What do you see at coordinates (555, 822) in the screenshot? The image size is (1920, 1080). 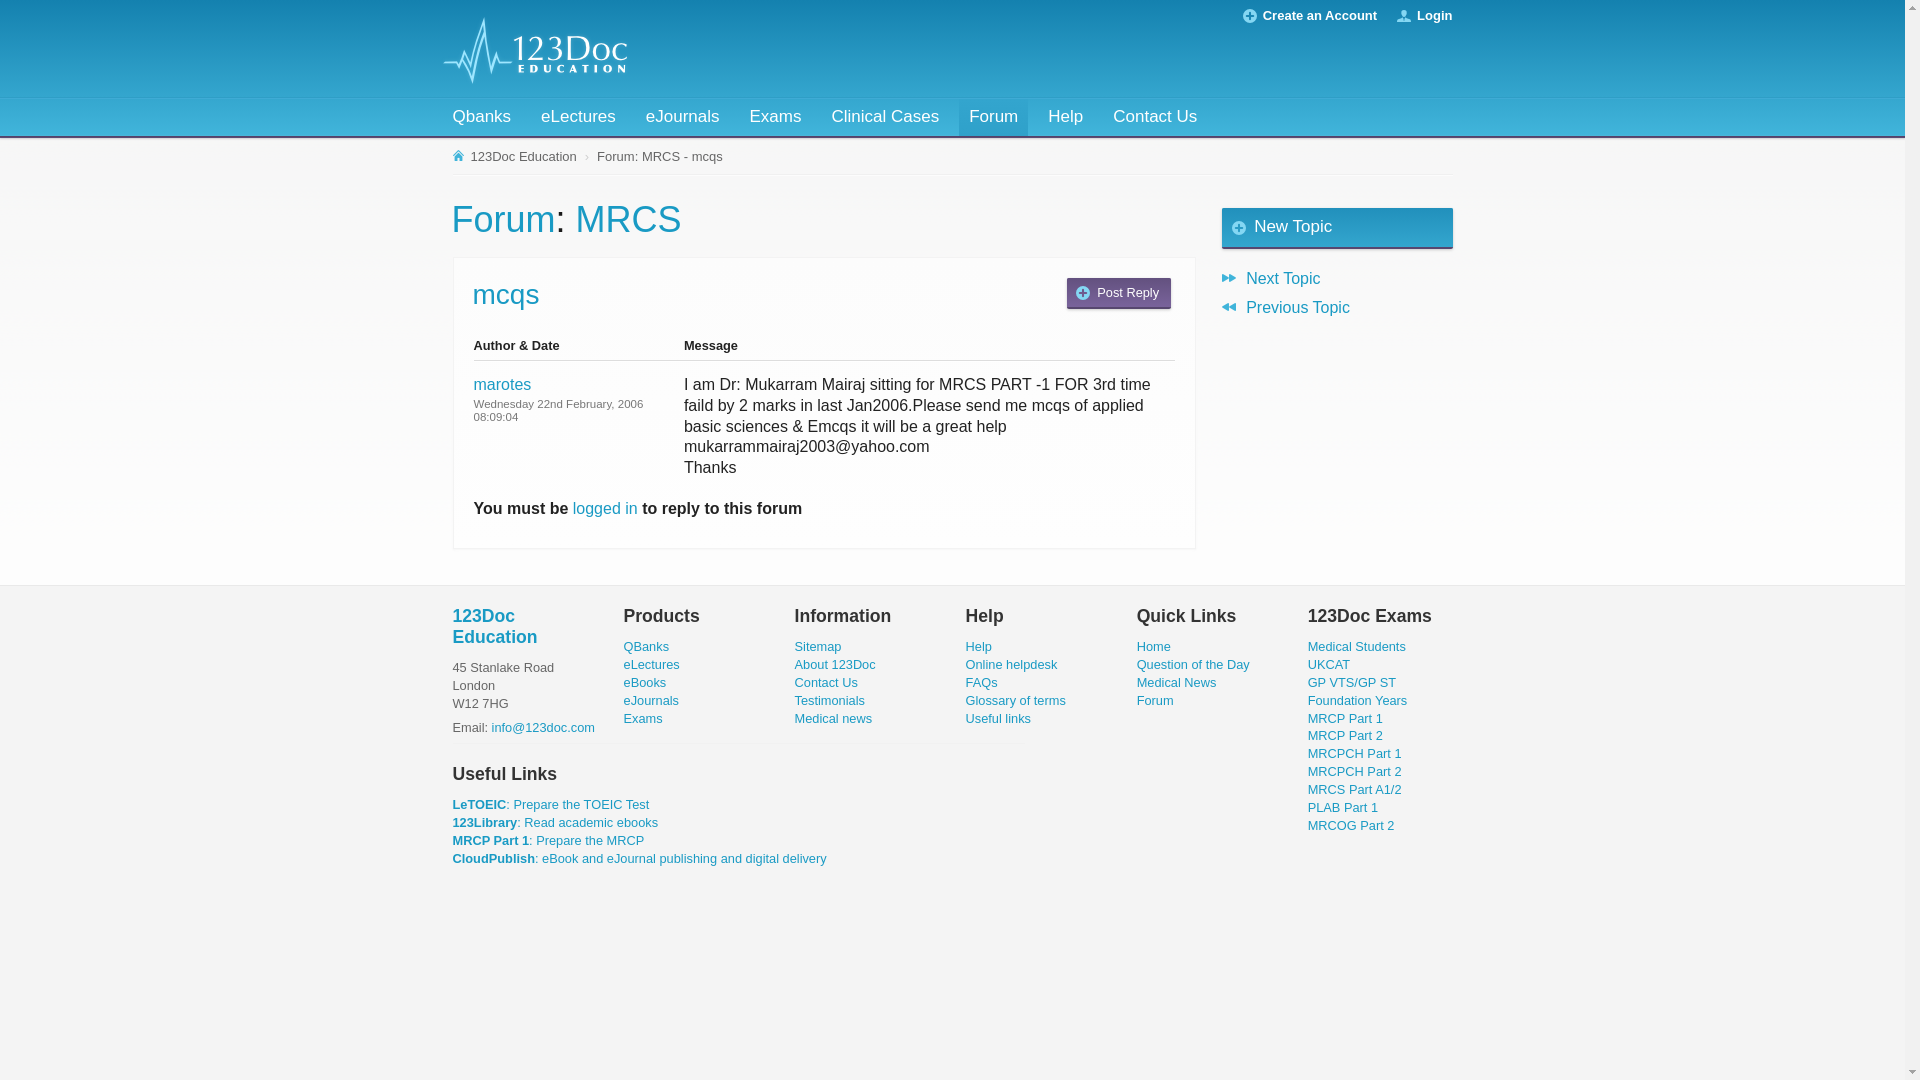 I see `'123Library: Read academic ebooks'` at bounding box center [555, 822].